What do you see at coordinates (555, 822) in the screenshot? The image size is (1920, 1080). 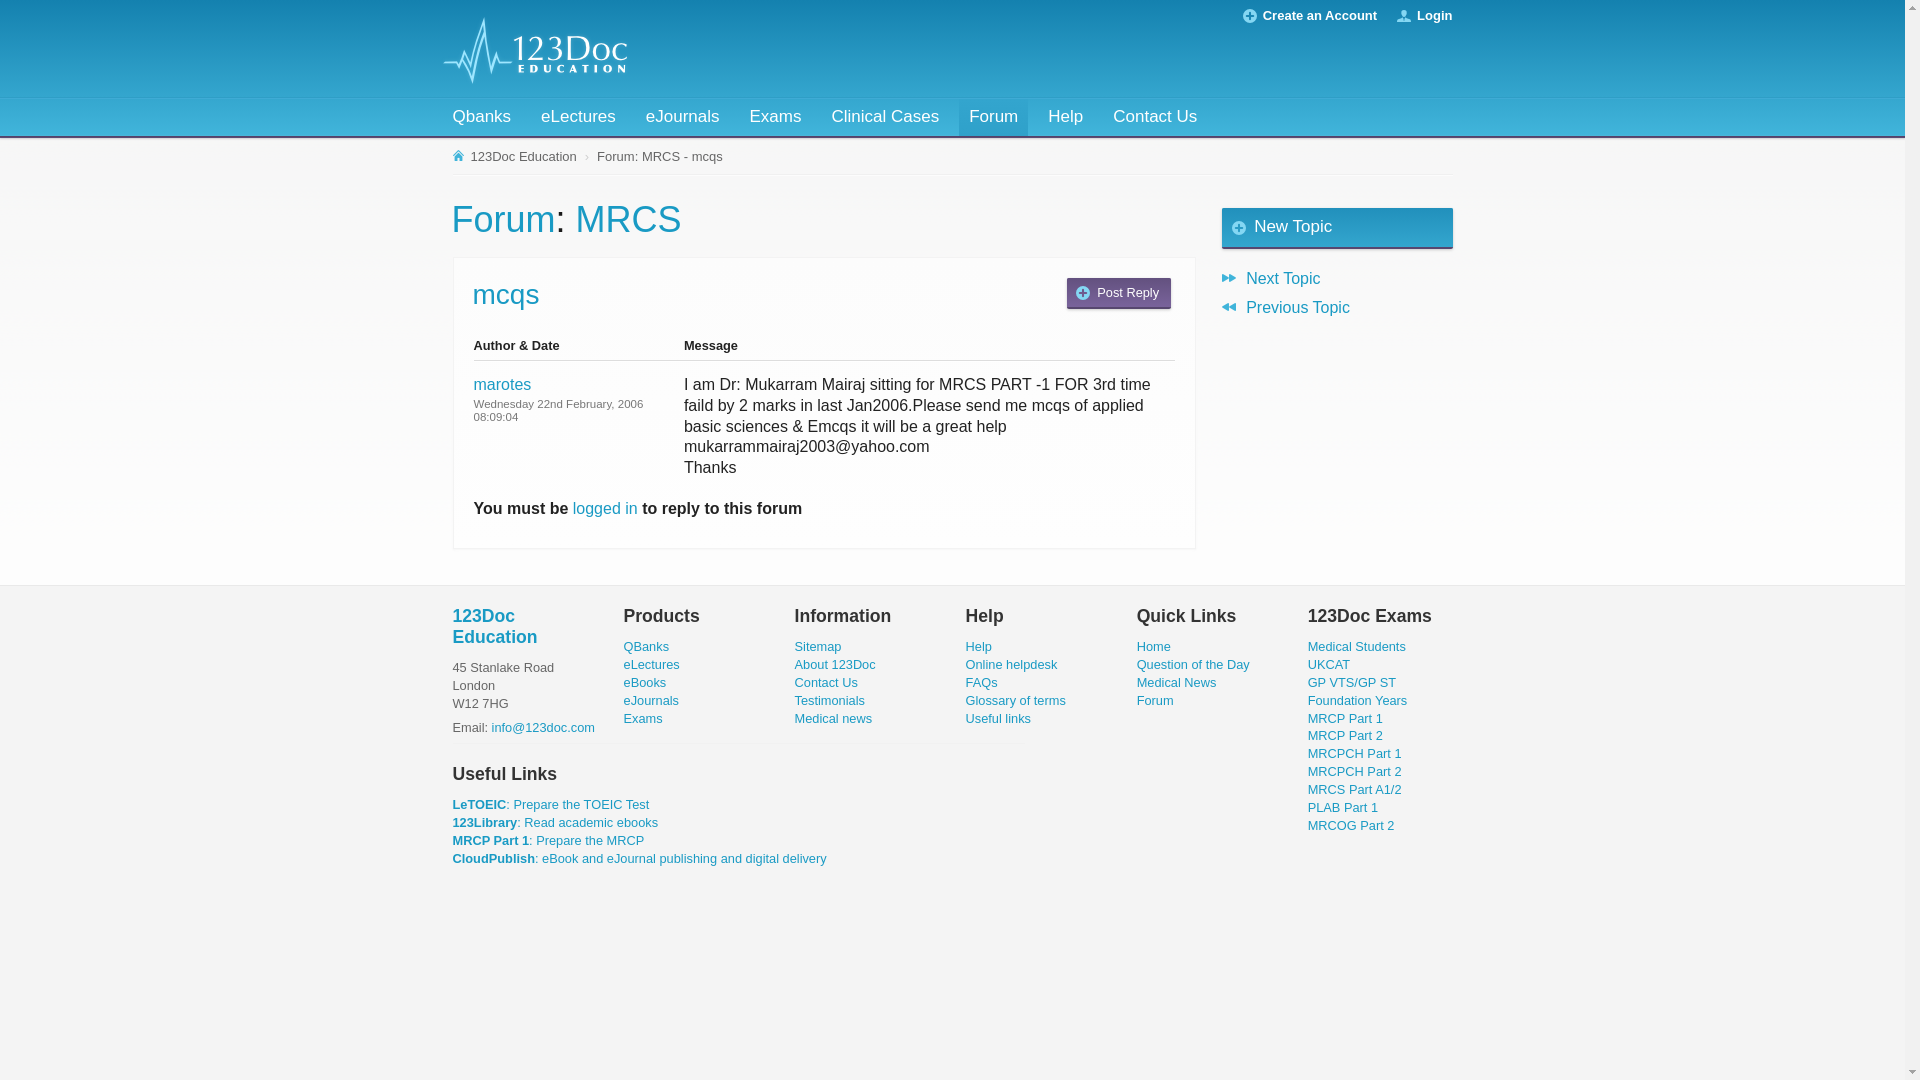 I see `'123Library: Read academic ebooks'` at bounding box center [555, 822].